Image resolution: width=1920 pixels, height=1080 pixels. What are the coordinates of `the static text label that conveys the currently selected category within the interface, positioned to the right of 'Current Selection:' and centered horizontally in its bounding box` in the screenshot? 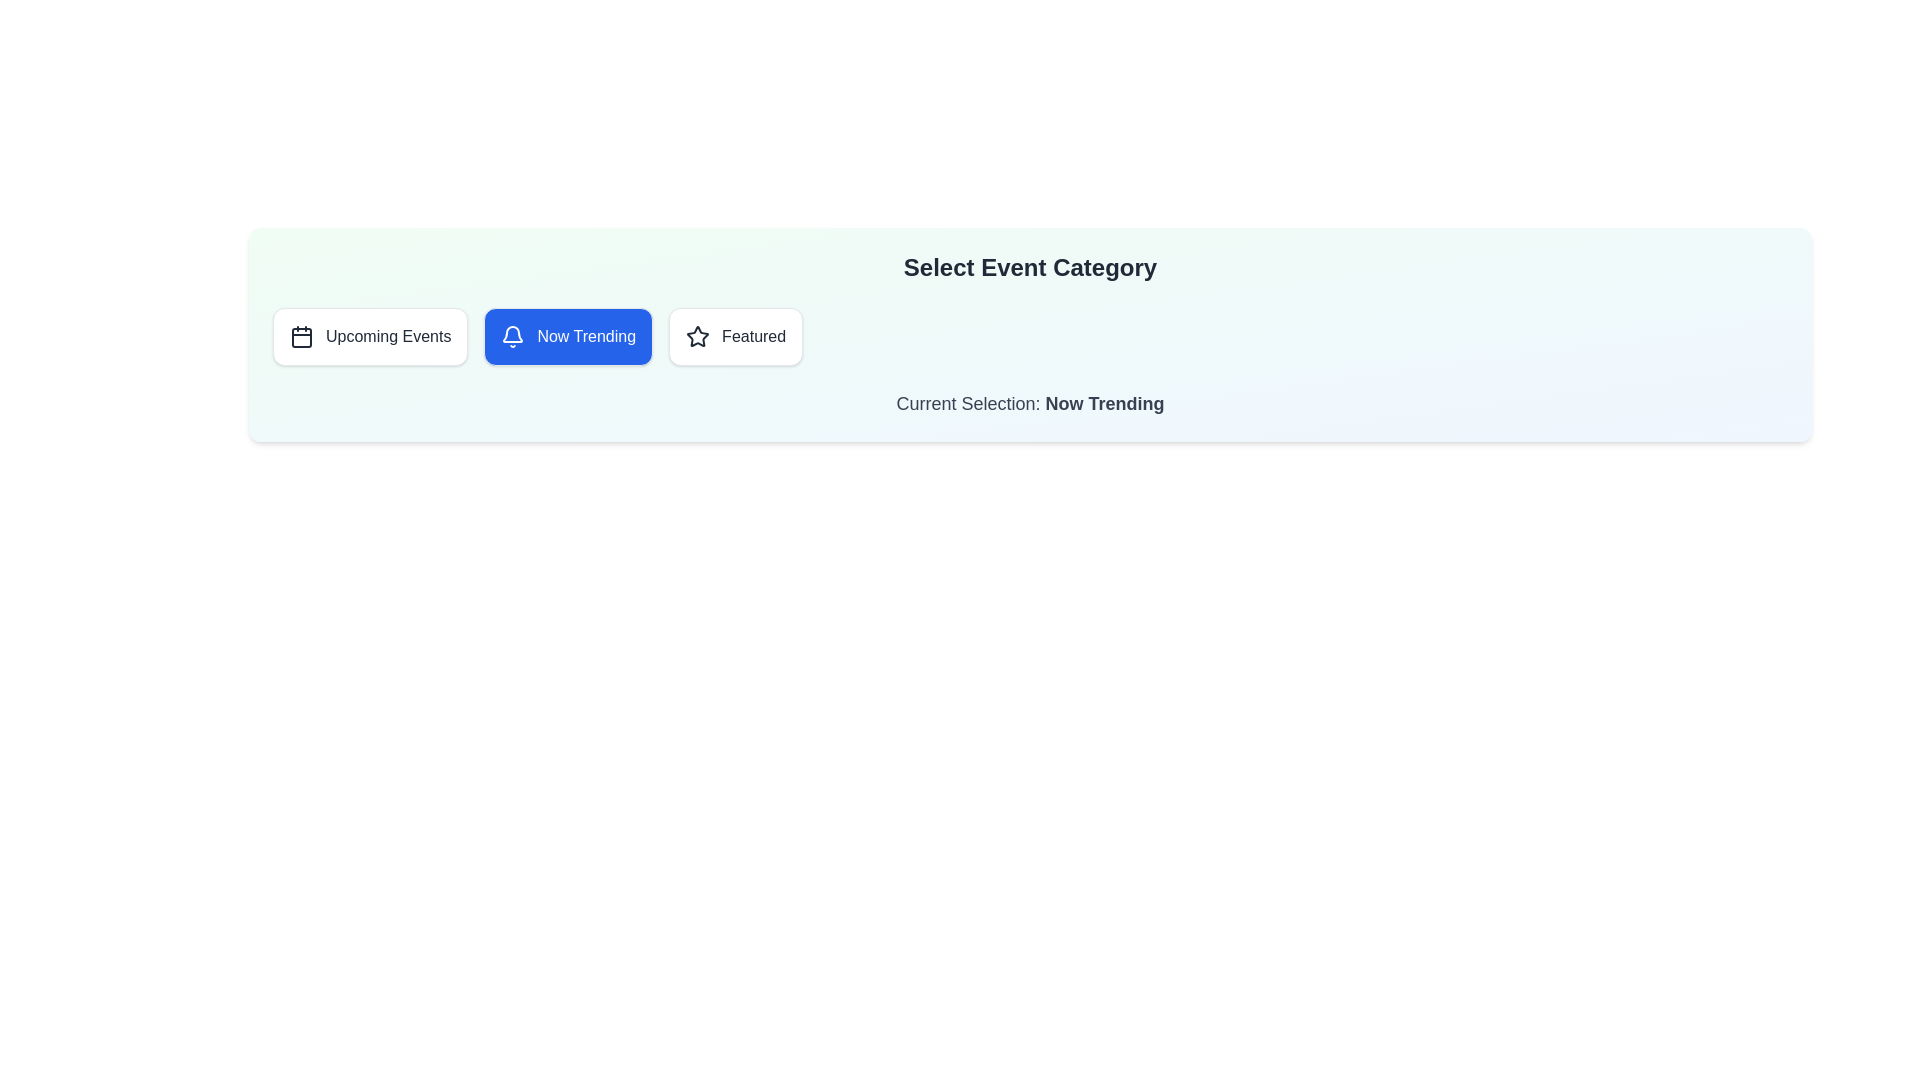 It's located at (1103, 404).